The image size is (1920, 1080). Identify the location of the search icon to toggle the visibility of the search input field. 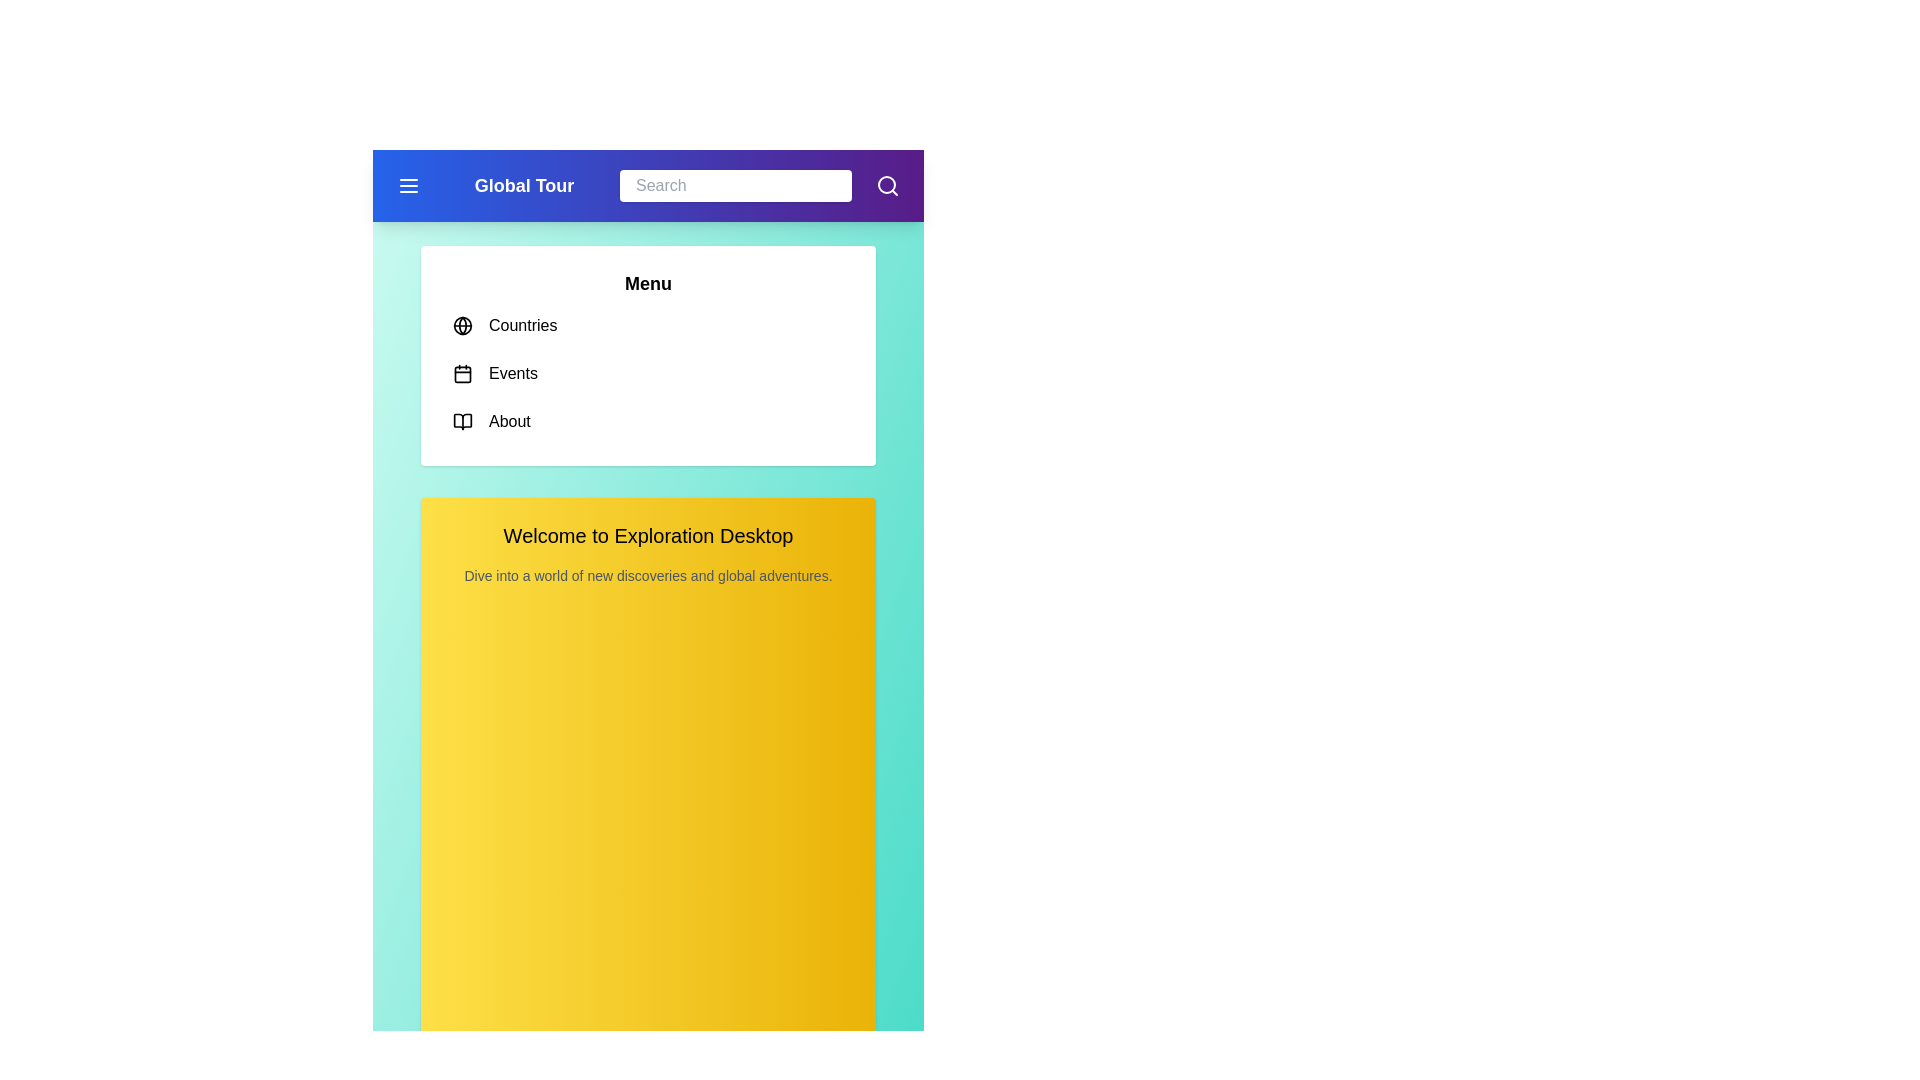
(887, 185).